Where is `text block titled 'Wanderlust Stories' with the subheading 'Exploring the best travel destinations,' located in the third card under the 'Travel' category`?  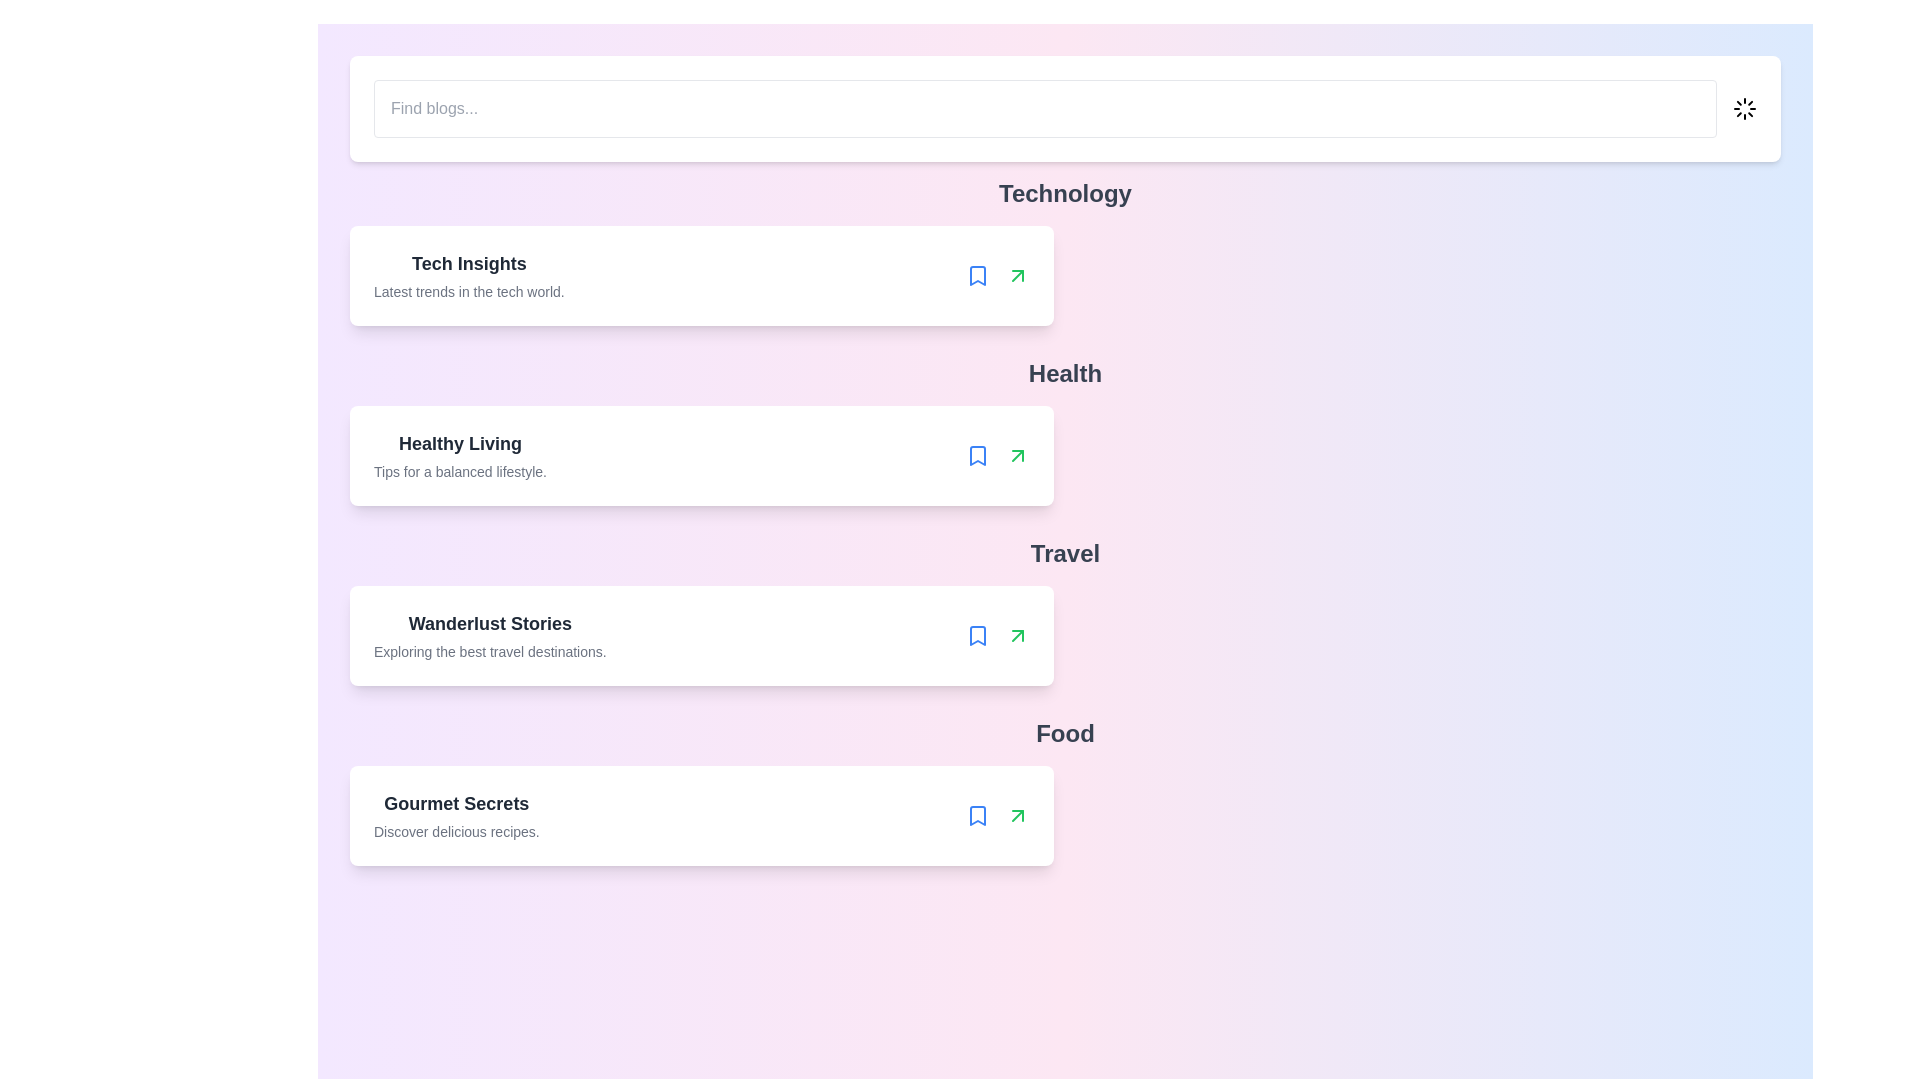
text block titled 'Wanderlust Stories' with the subheading 'Exploring the best travel destinations,' located in the third card under the 'Travel' category is located at coordinates (490, 636).